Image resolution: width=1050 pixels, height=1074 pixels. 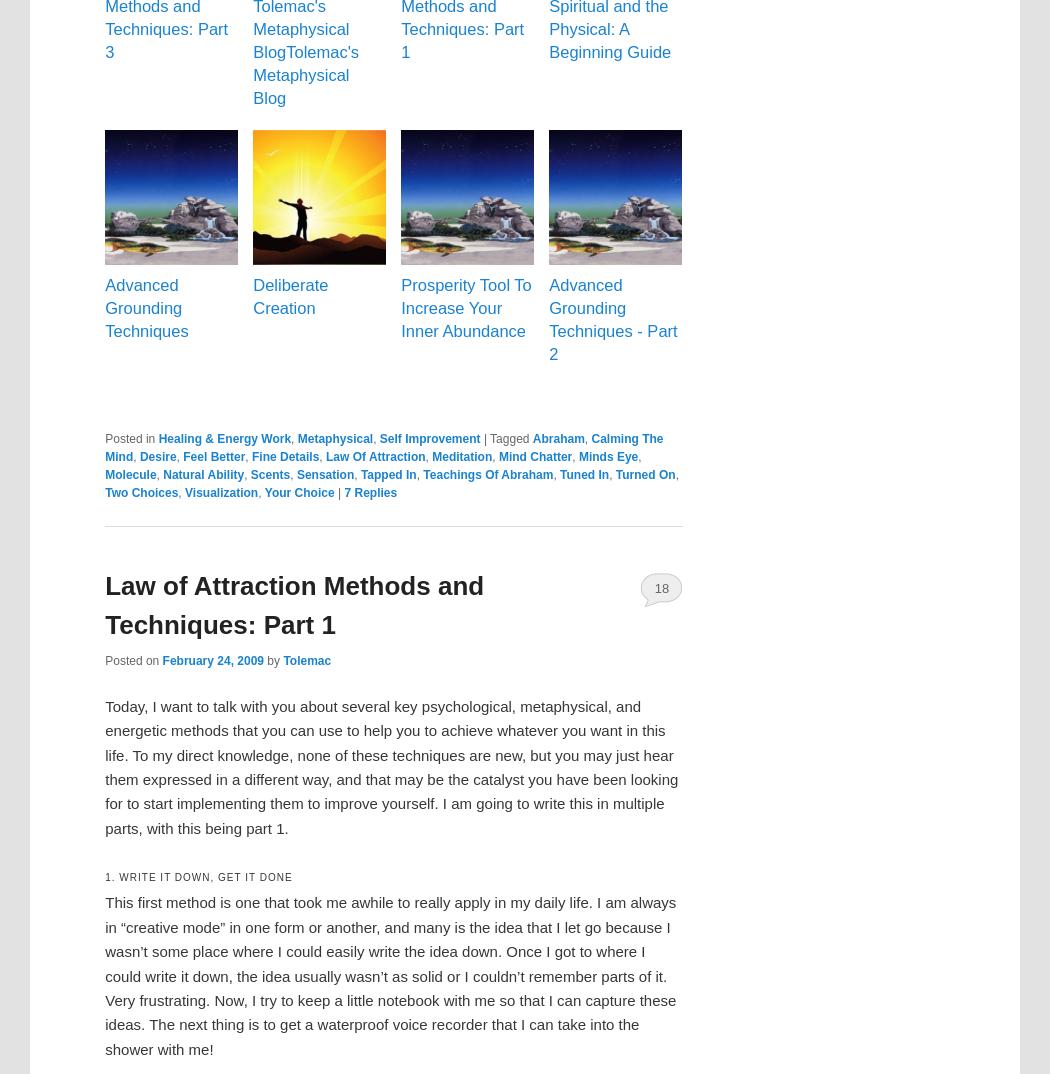 What do you see at coordinates (373, 491) in the screenshot?
I see `'Replies'` at bounding box center [373, 491].